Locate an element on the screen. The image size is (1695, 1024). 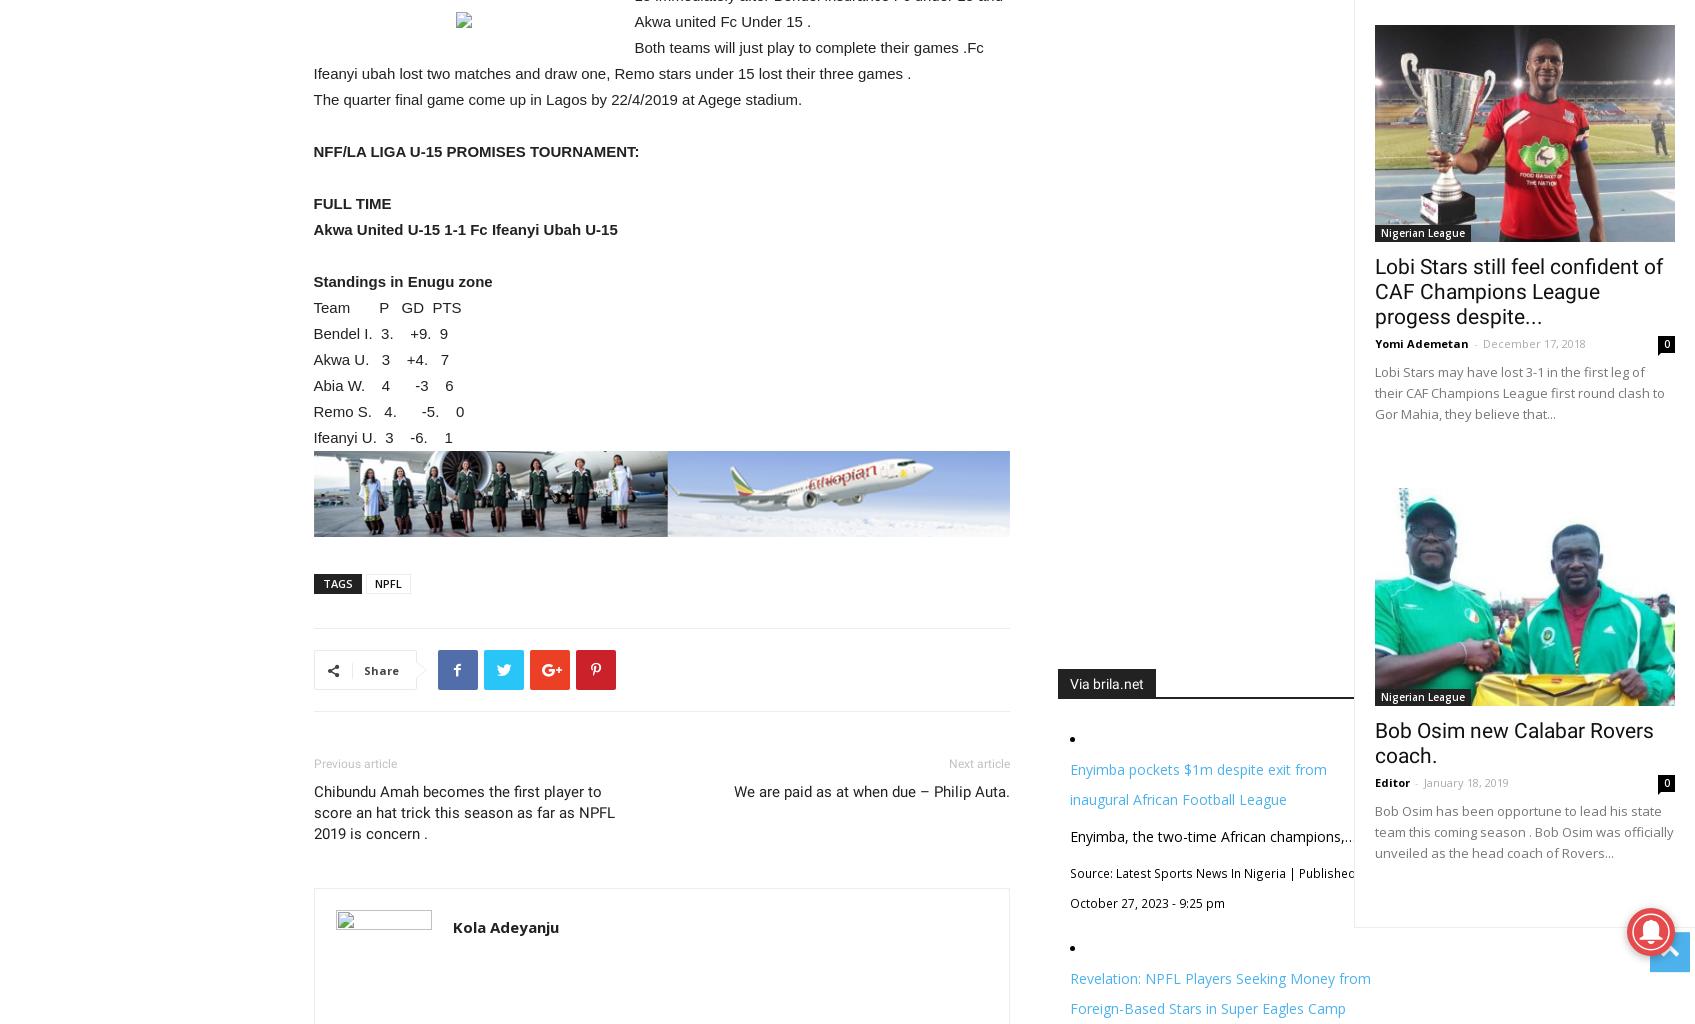
'NFF/LA LIGA U-15 PROMISES TOURNAMENT:' is located at coordinates (474, 150).